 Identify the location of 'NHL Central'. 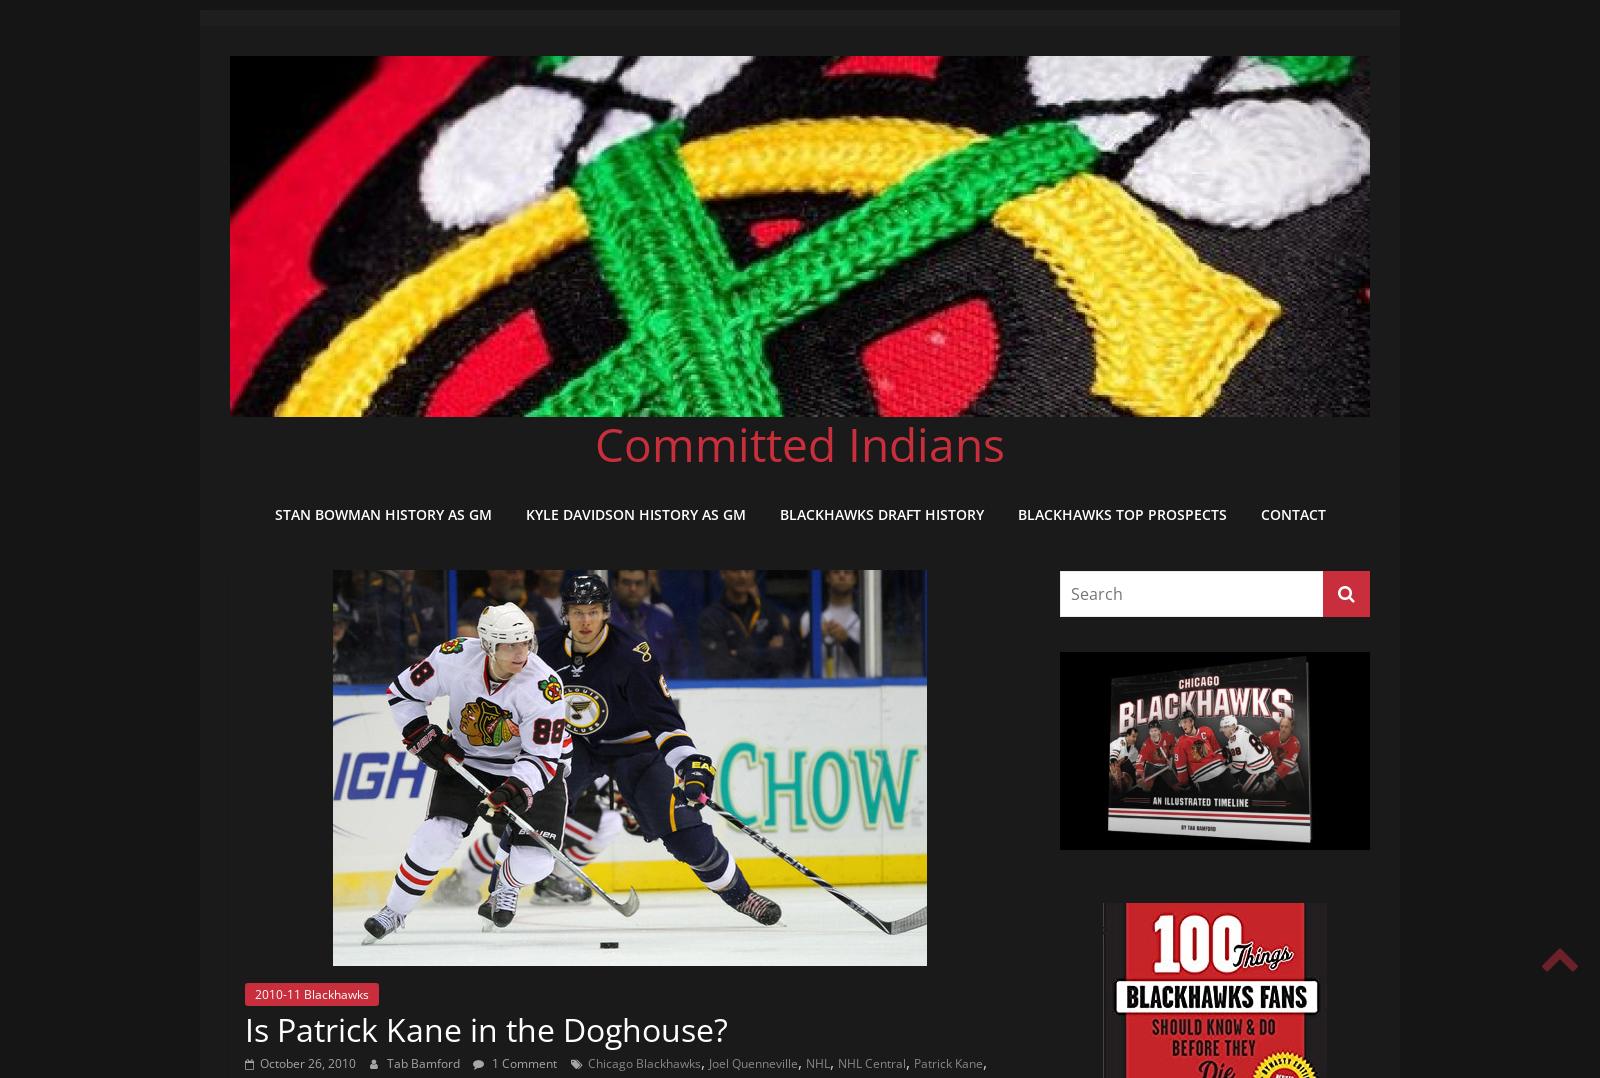
(837, 1062).